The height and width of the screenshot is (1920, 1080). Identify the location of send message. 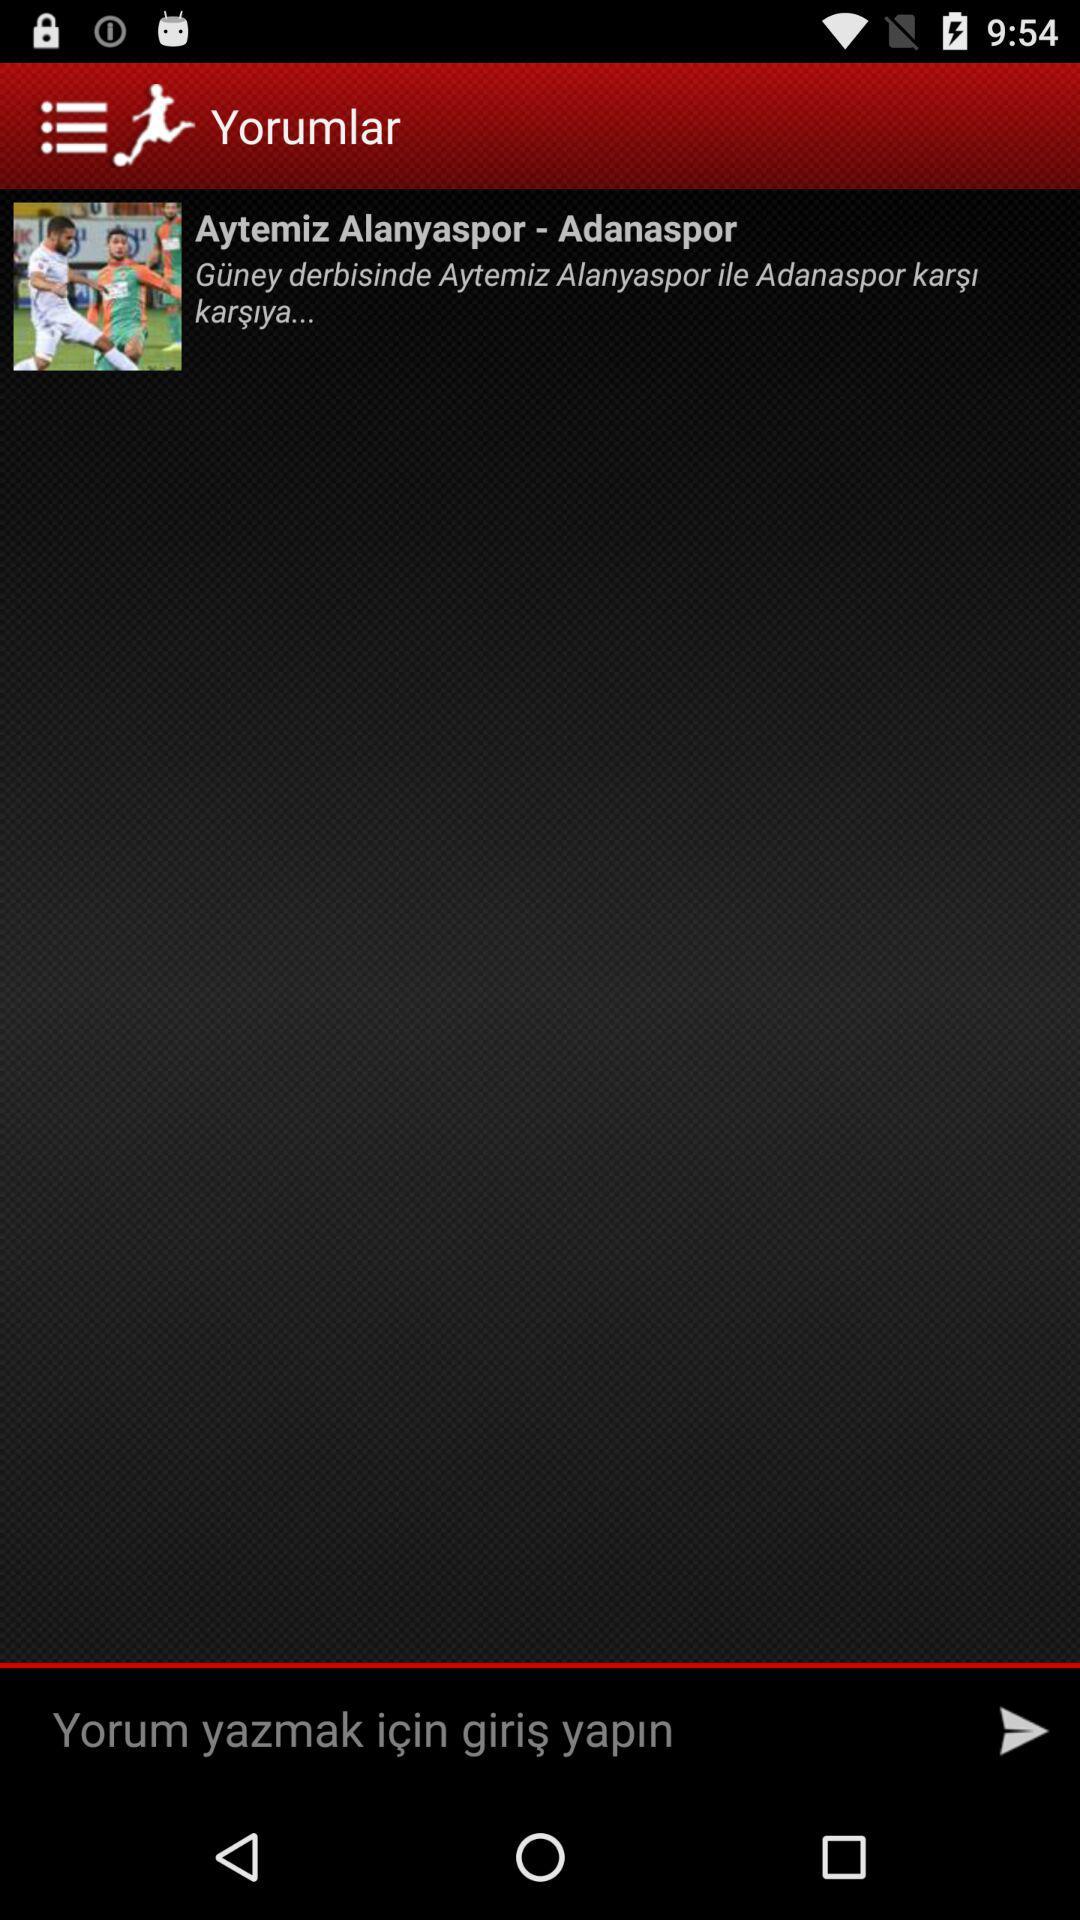
(1024, 1730).